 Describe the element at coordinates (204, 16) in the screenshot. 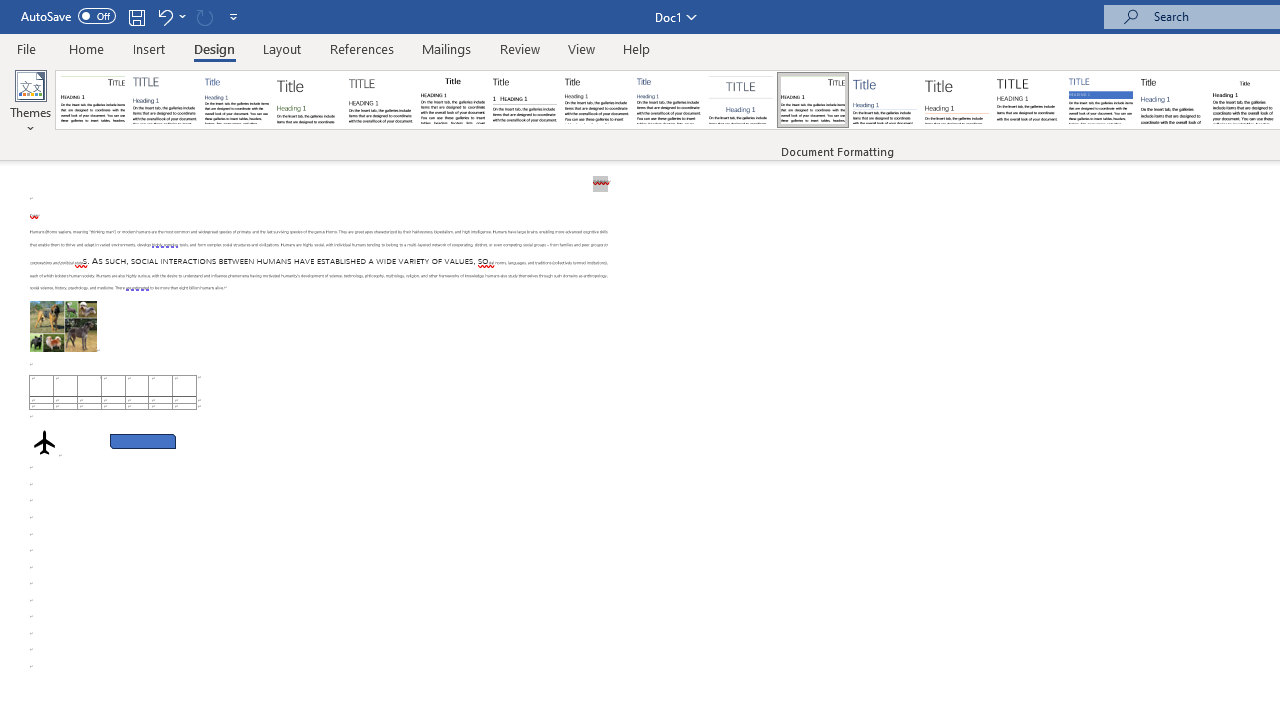

I see `'Can'` at that location.